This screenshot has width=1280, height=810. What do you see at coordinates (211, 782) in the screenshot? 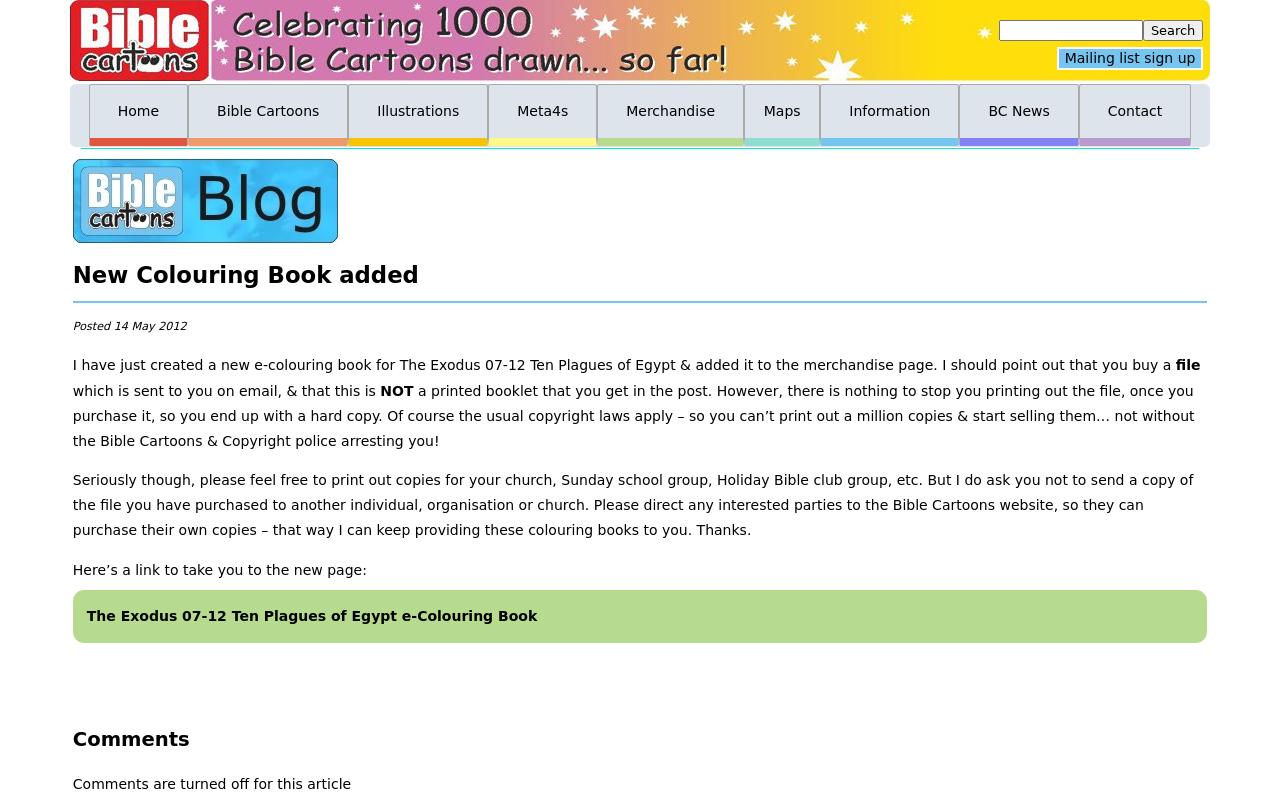
I see `'Comments are turned off for this article'` at bounding box center [211, 782].